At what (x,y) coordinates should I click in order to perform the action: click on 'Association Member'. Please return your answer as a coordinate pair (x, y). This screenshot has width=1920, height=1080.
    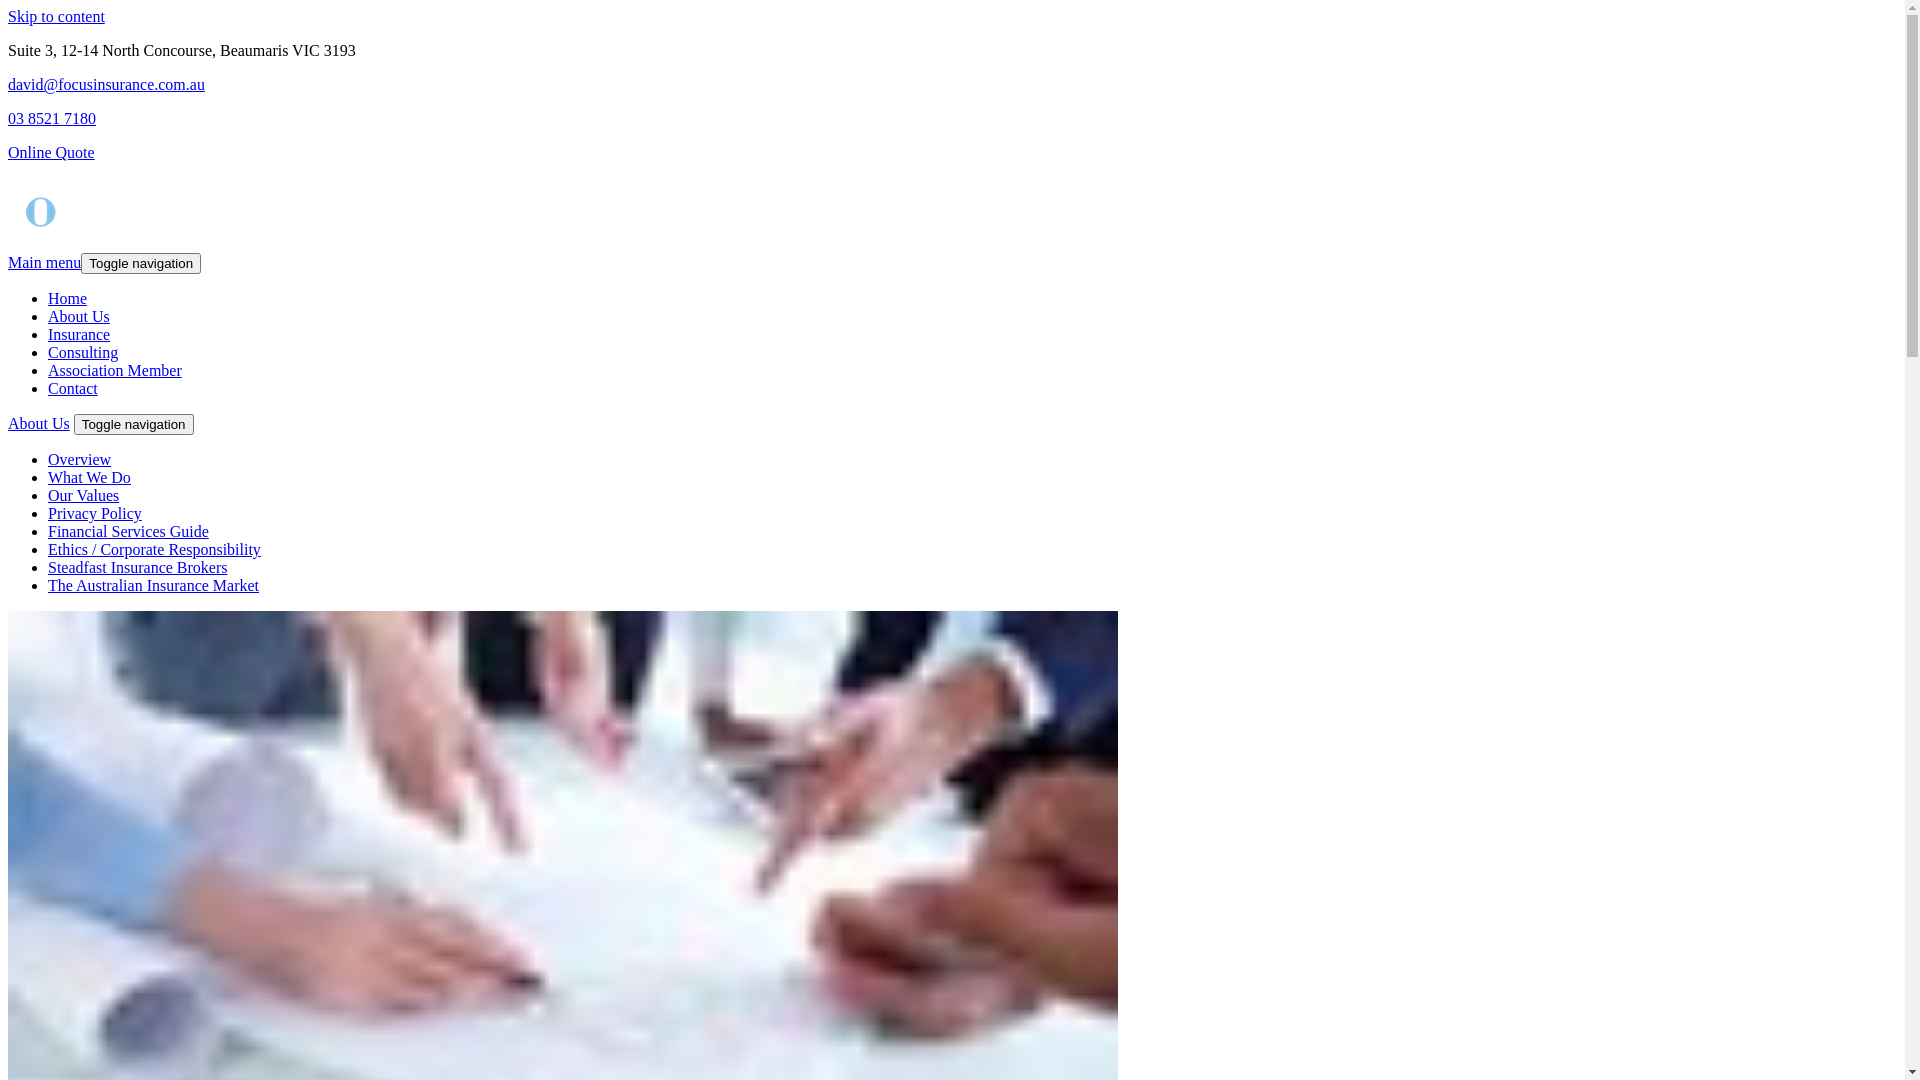
    Looking at the image, I should click on (114, 370).